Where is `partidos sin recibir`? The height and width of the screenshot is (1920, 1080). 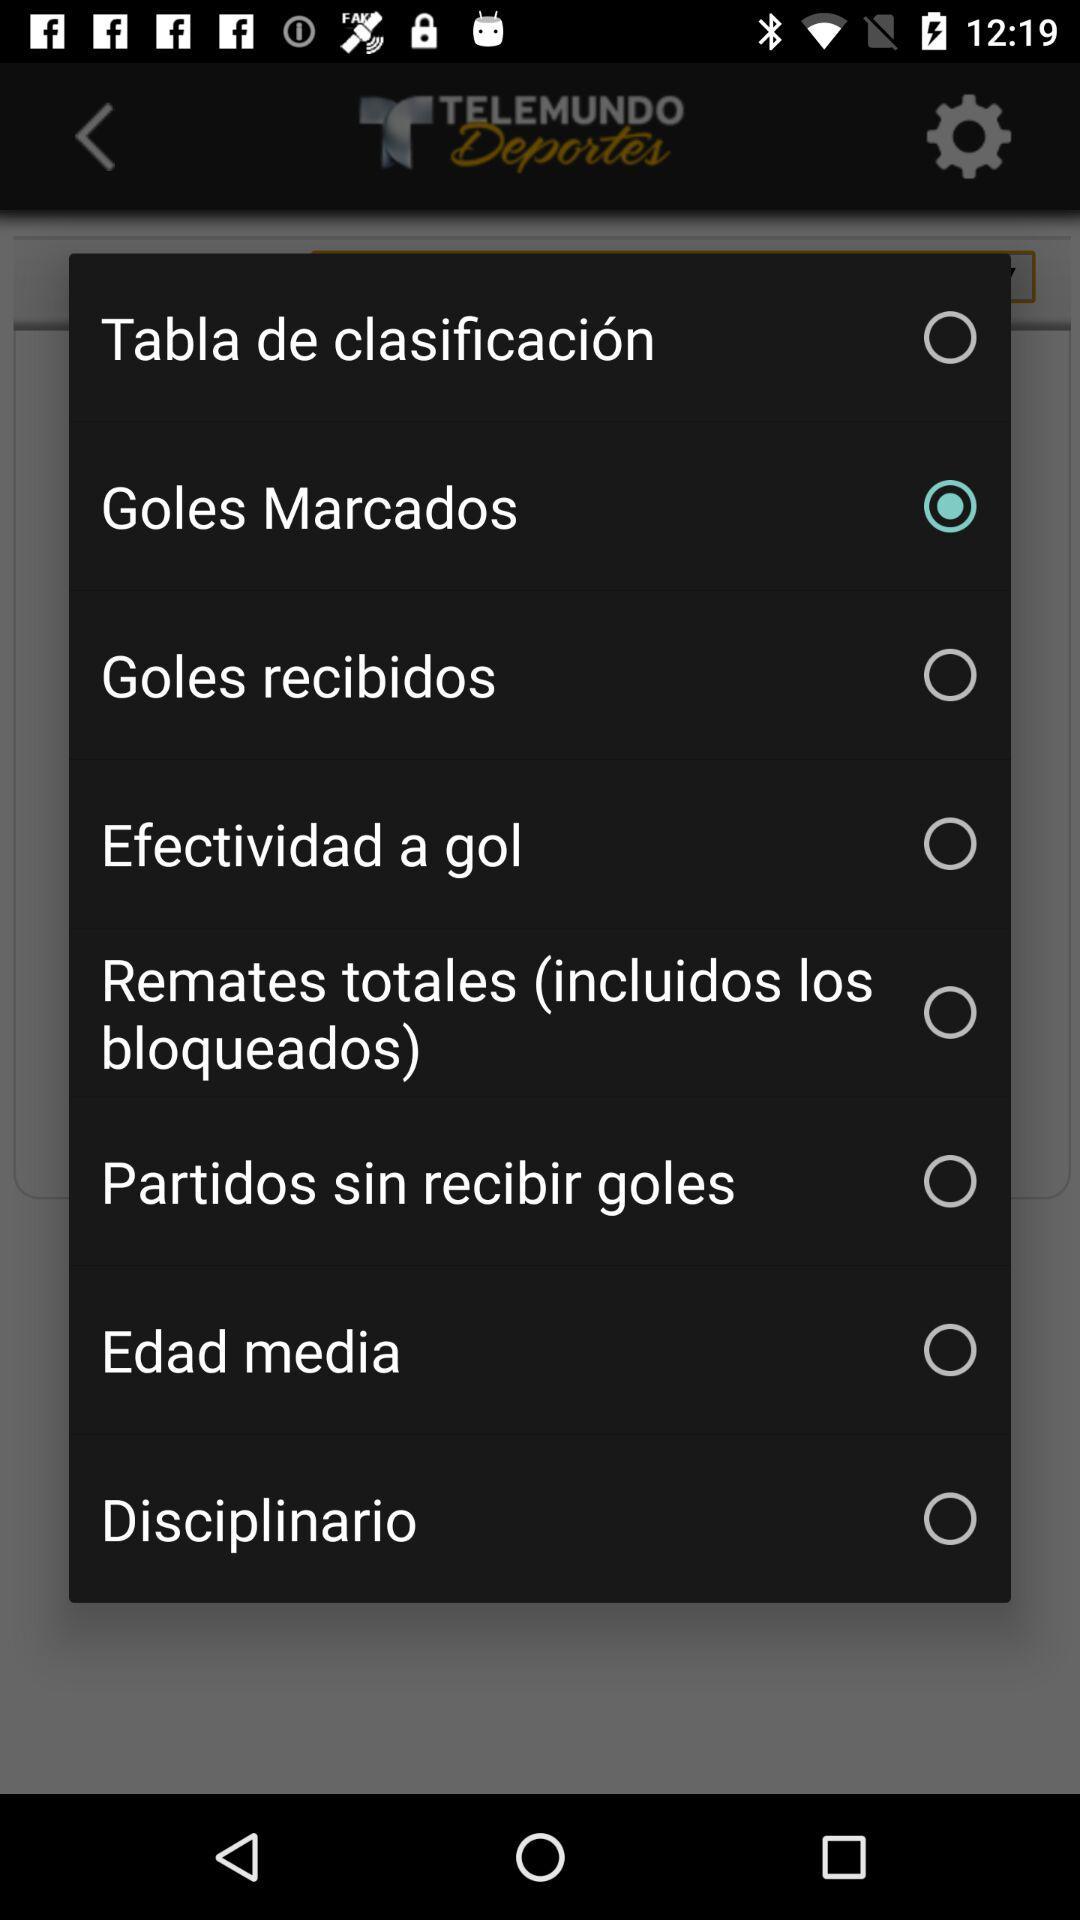 partidos sin recibir is located at coordinates (540, 1181).